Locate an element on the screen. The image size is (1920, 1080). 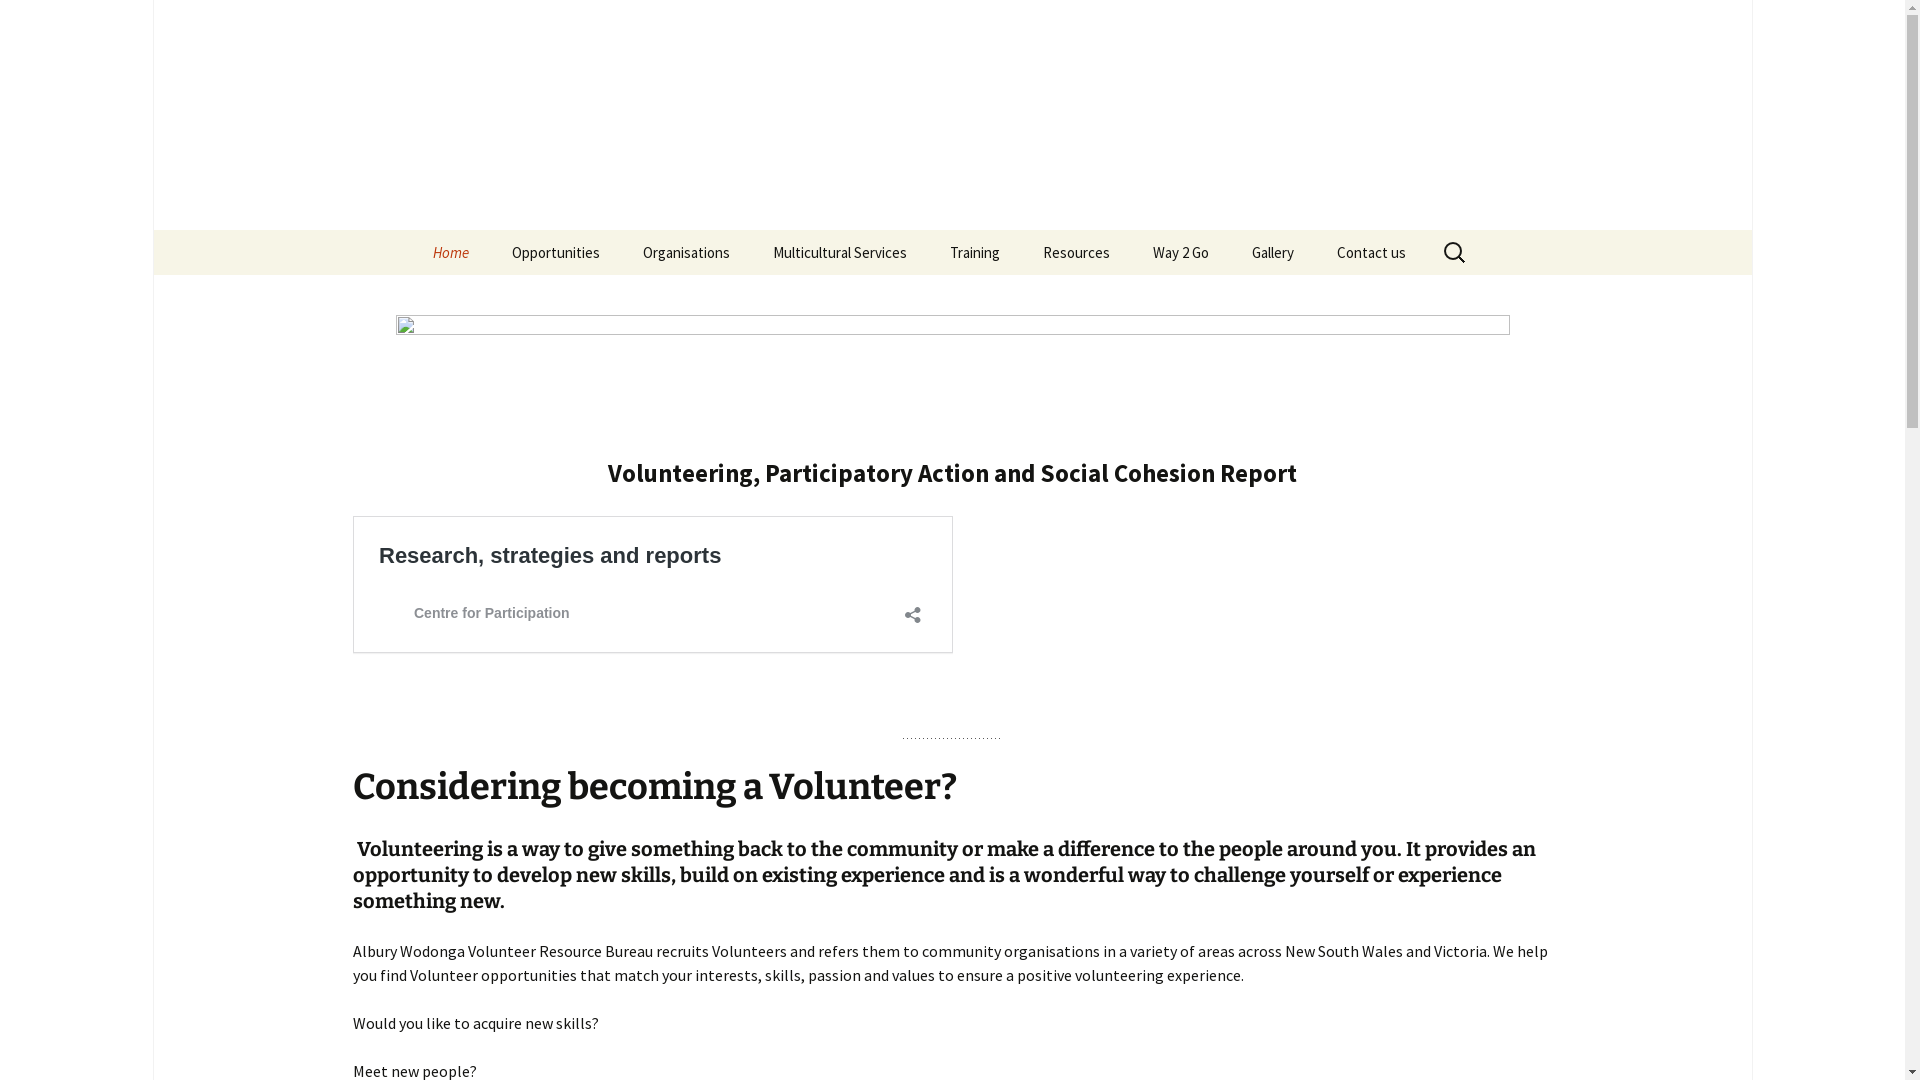
'Training For Organisations' is located at coordinates (1030, 304).